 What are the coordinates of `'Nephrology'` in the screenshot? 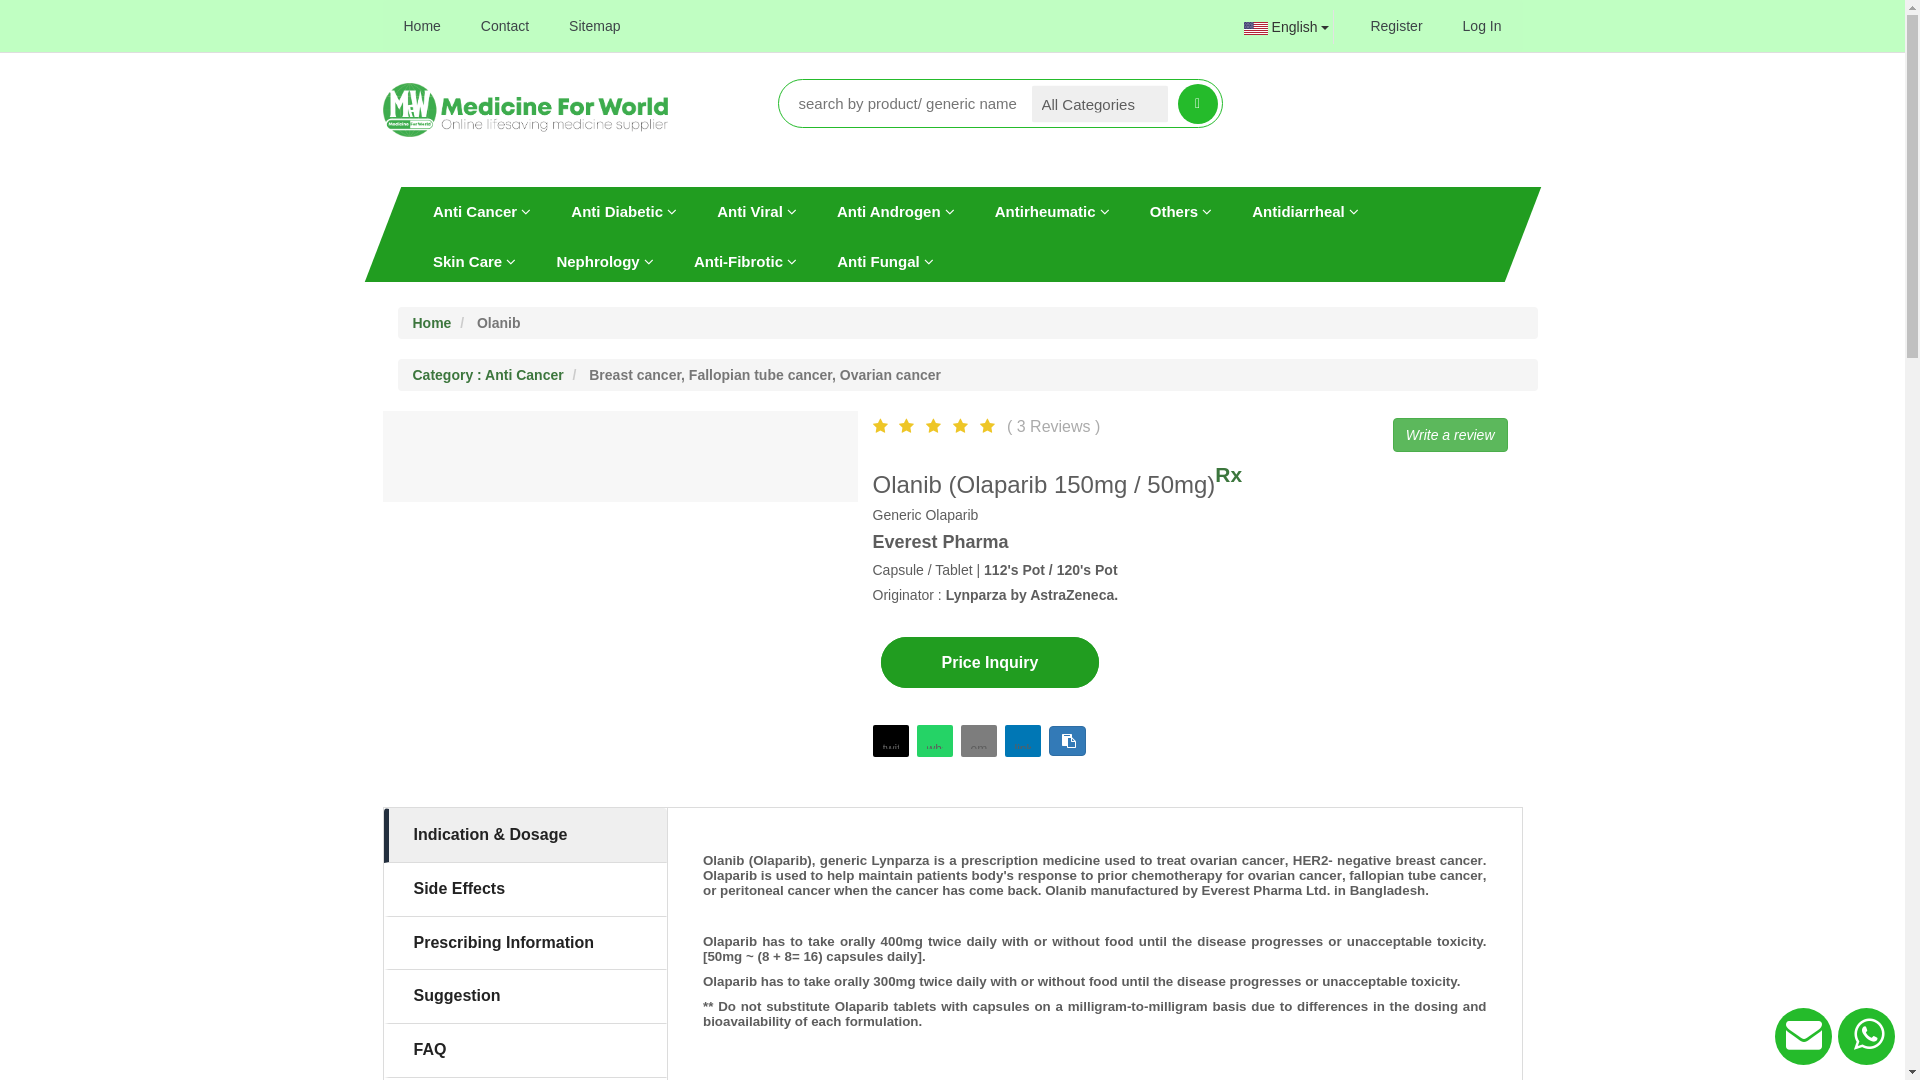 It's located at (536, 260).